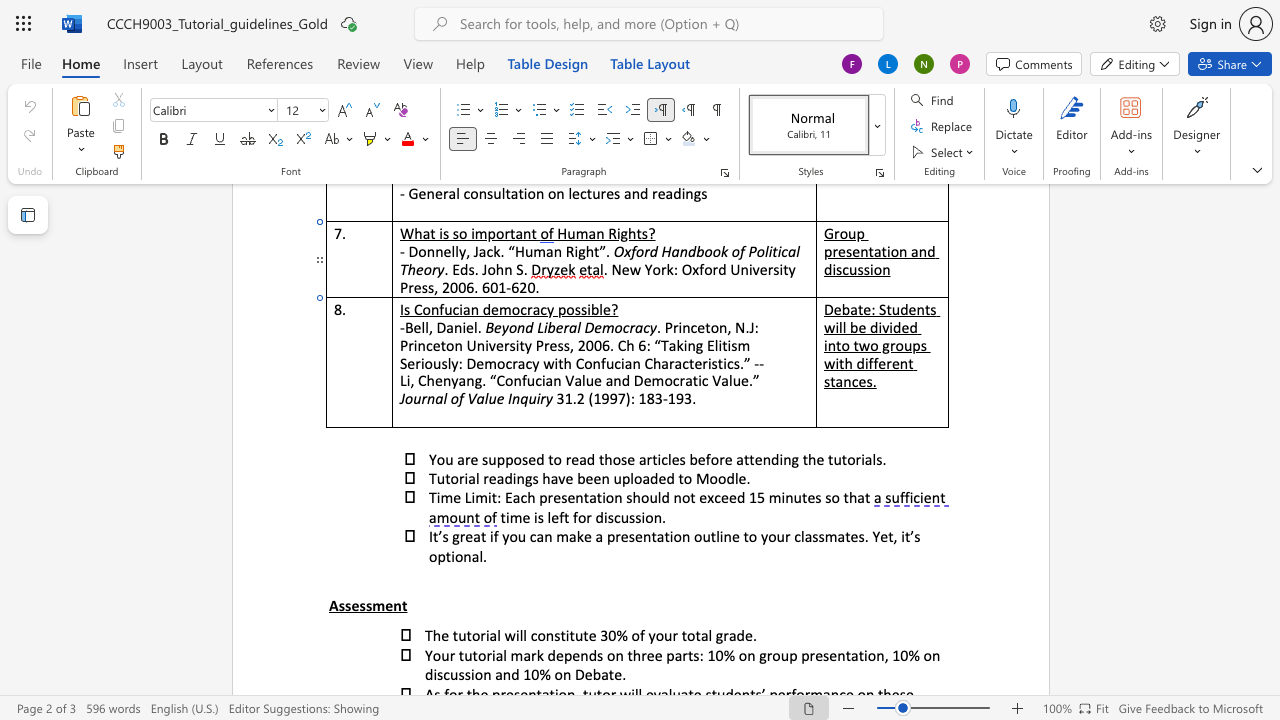  I want to click on the space between the continuous character "u" and "r" in the text, so click(783, 535).